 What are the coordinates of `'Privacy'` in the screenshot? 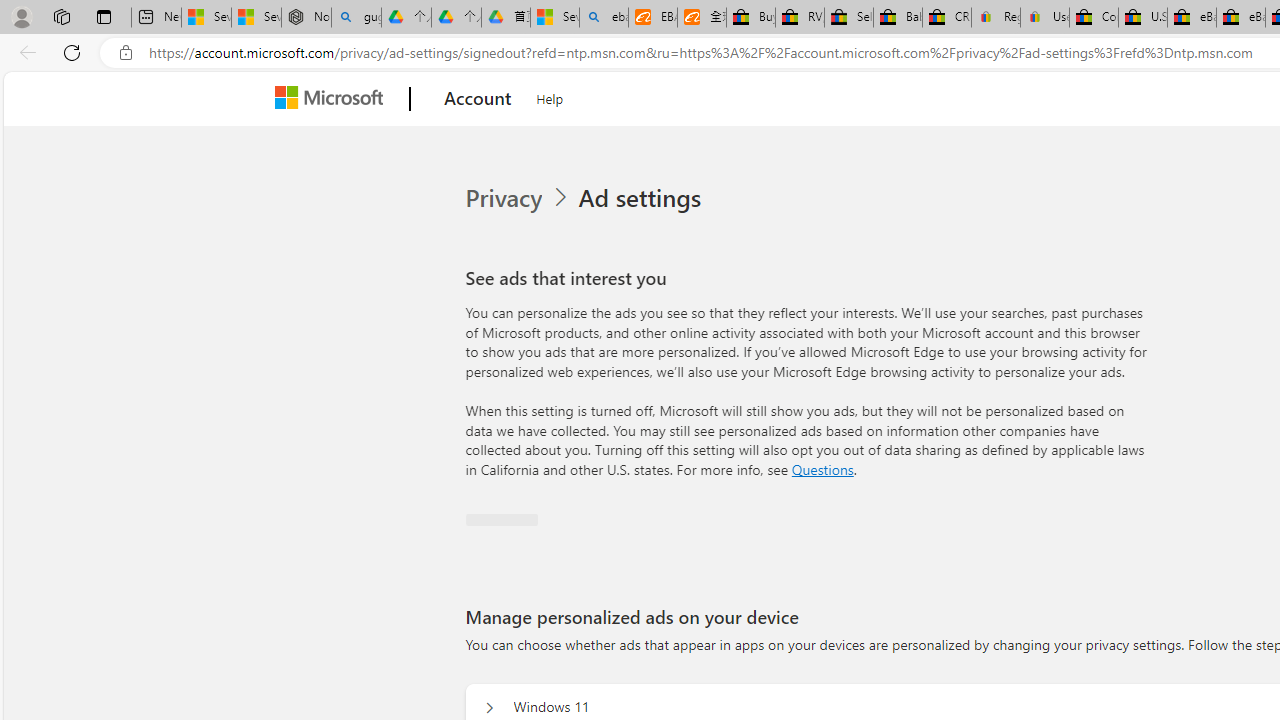 It's located at (519, 198).